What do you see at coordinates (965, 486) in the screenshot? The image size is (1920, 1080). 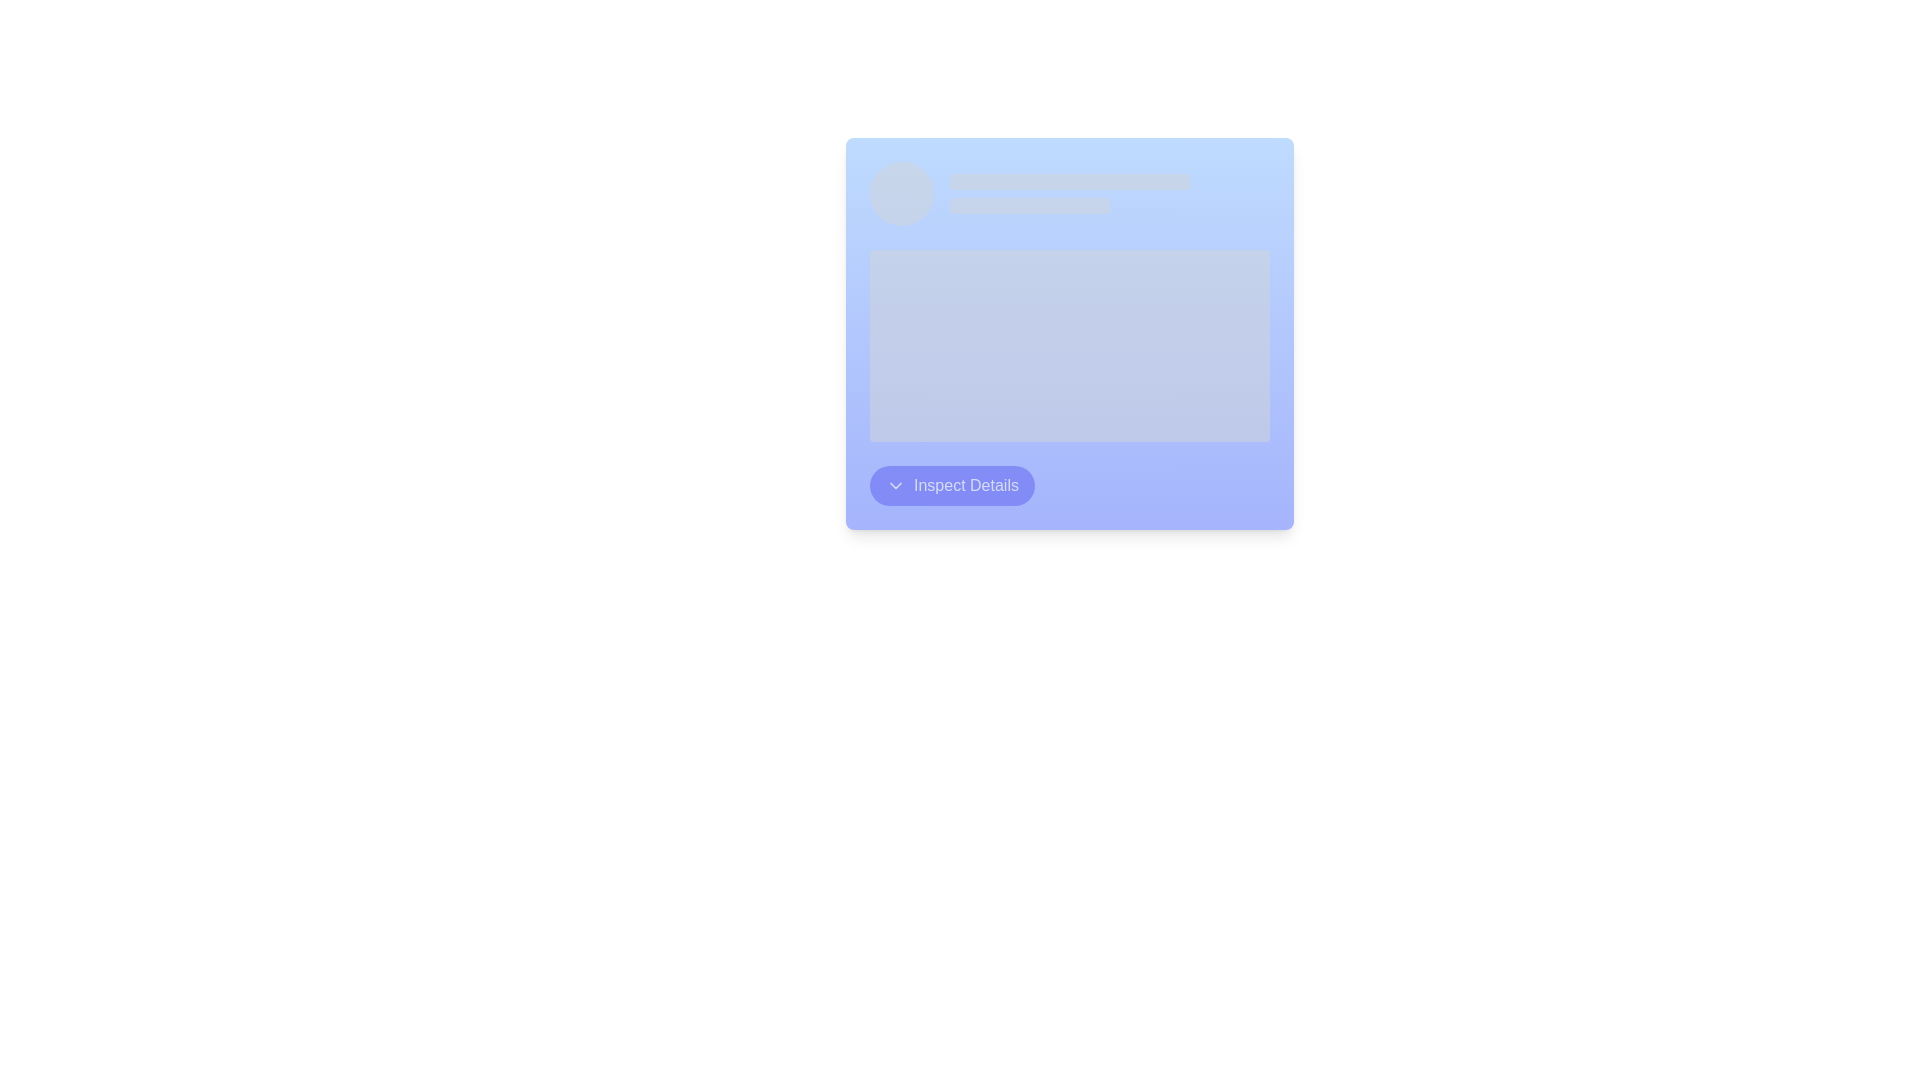 I see `the blue rounded button label located at the bottom of the card section to provide more detailed information or expand the section related to the card` at bounding box center [965, 486].